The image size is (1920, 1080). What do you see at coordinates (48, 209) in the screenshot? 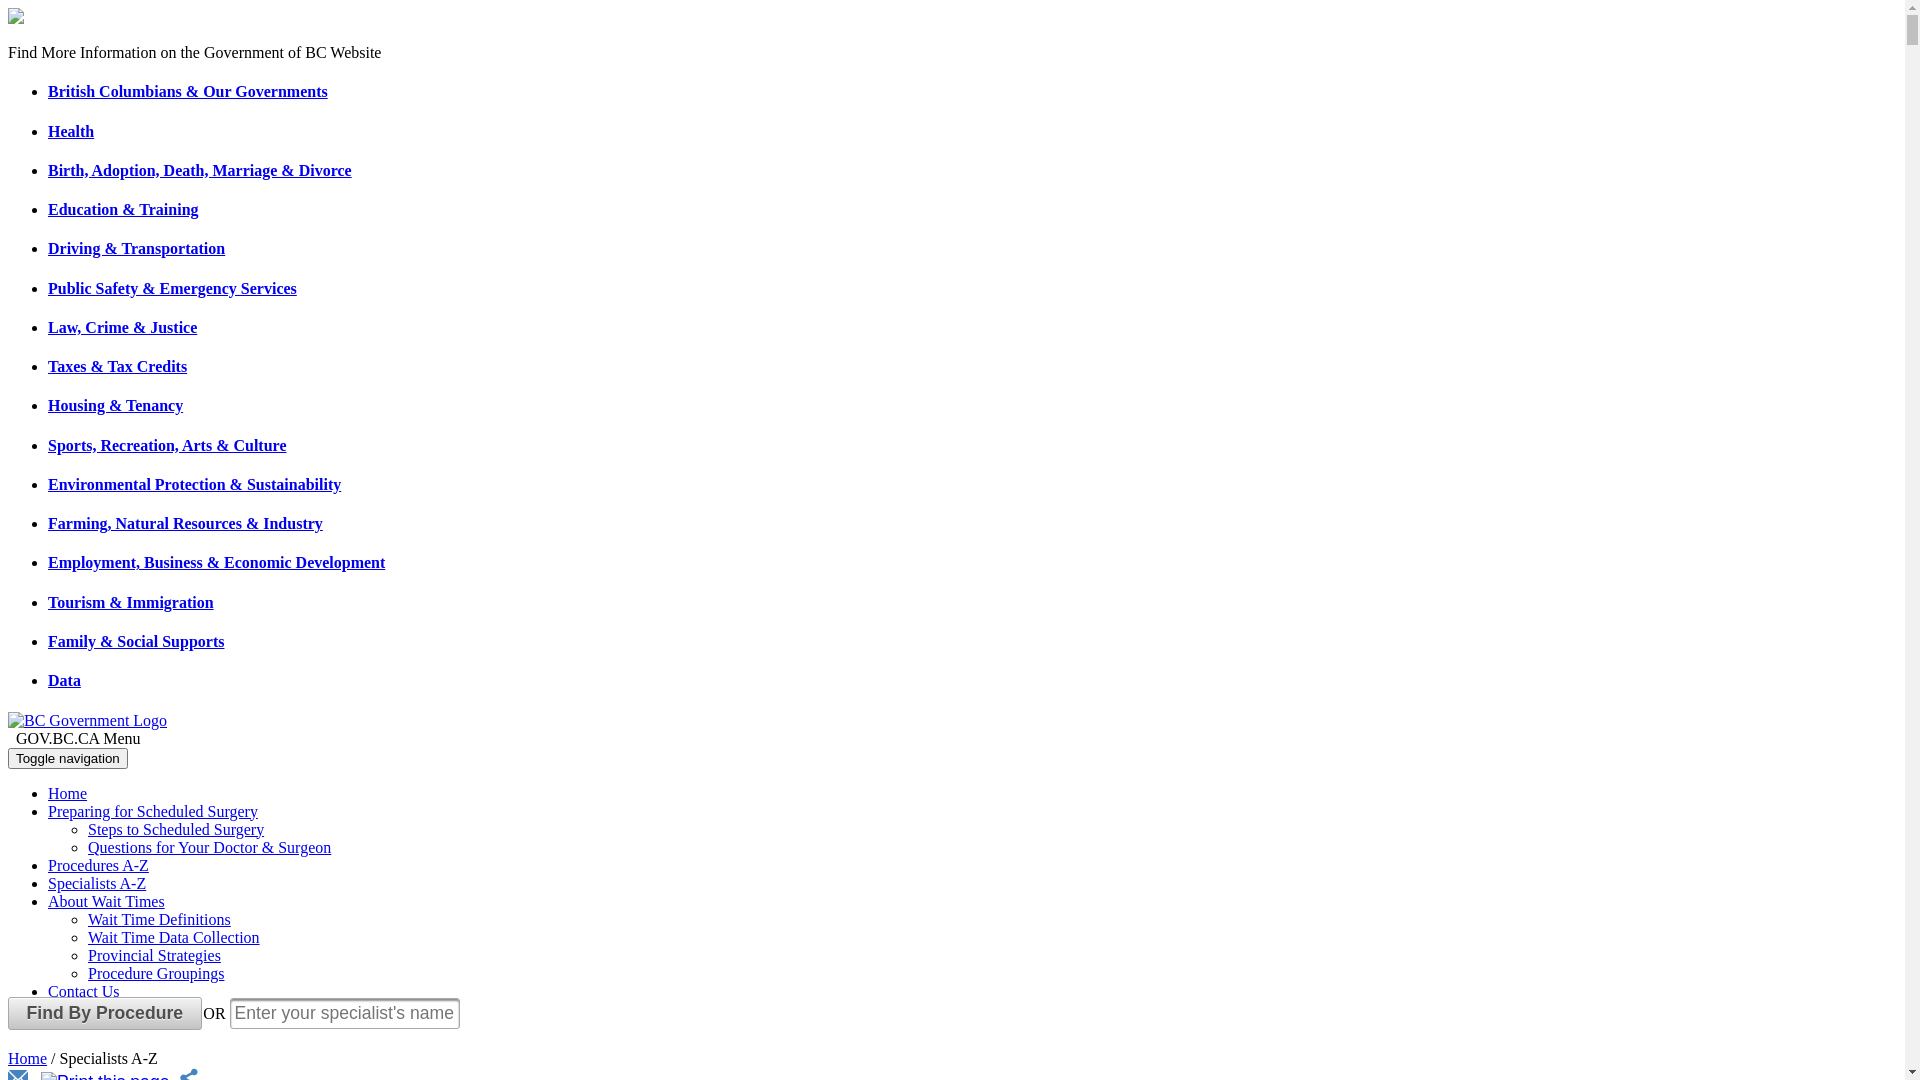
I see `'Education & Training'` at bounding box center [48, 209].